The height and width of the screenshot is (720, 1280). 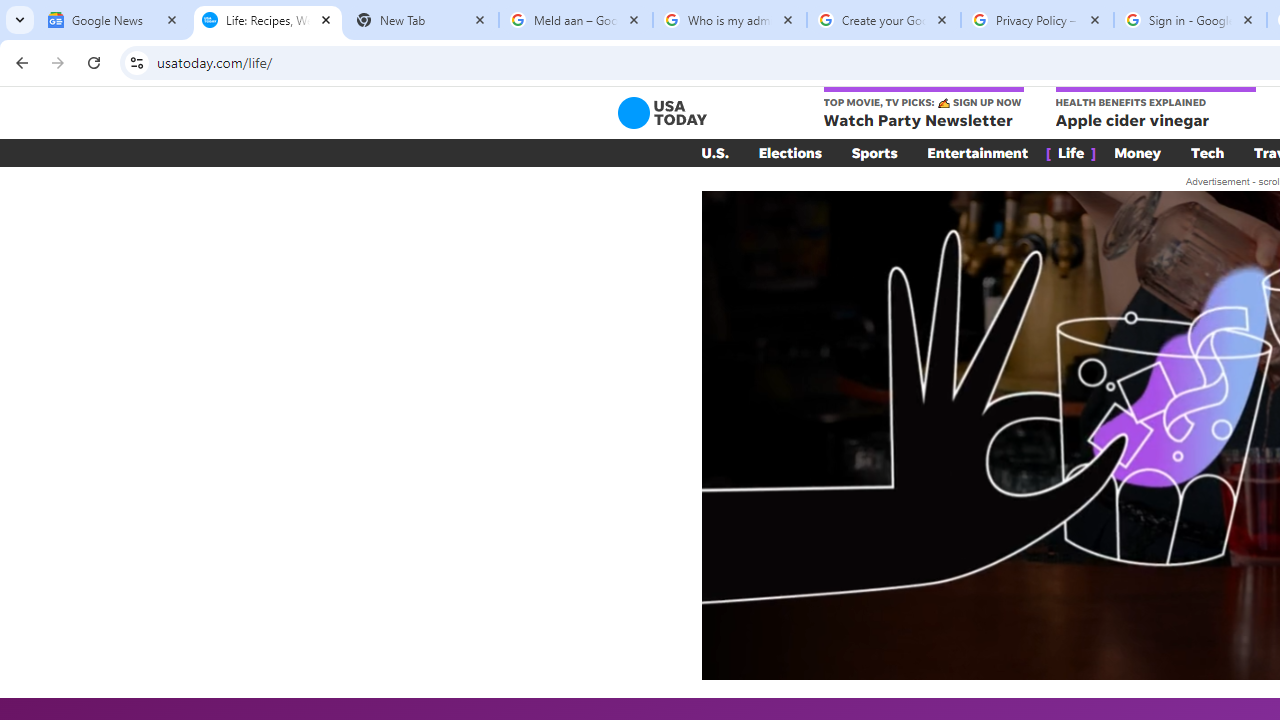 I want to click on 'Elections', so click(x=788, y=152).